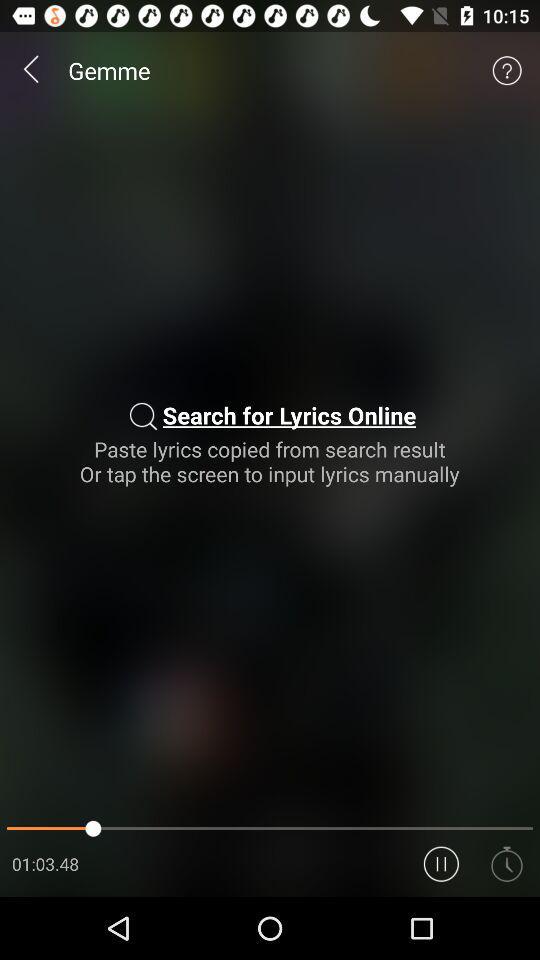  I want to click on the pause icon, so click(441, 924).